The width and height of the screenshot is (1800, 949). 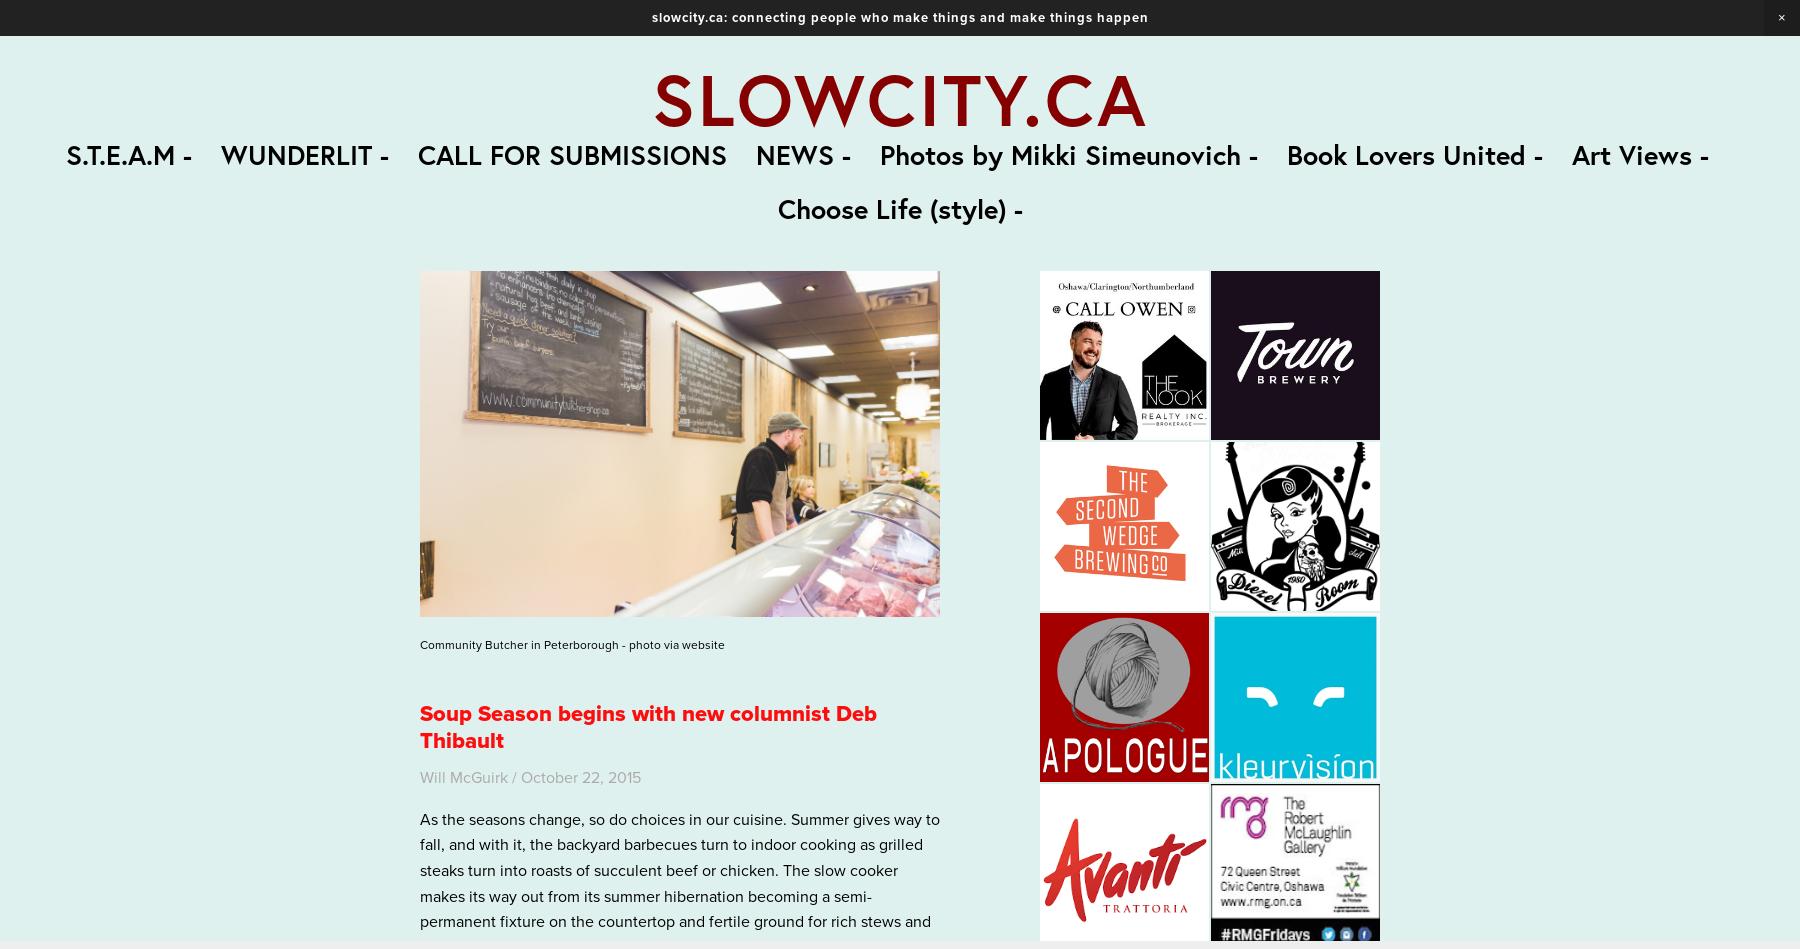 I want to click on 'SLOWCITY.CA', so click(x=899, y=98).